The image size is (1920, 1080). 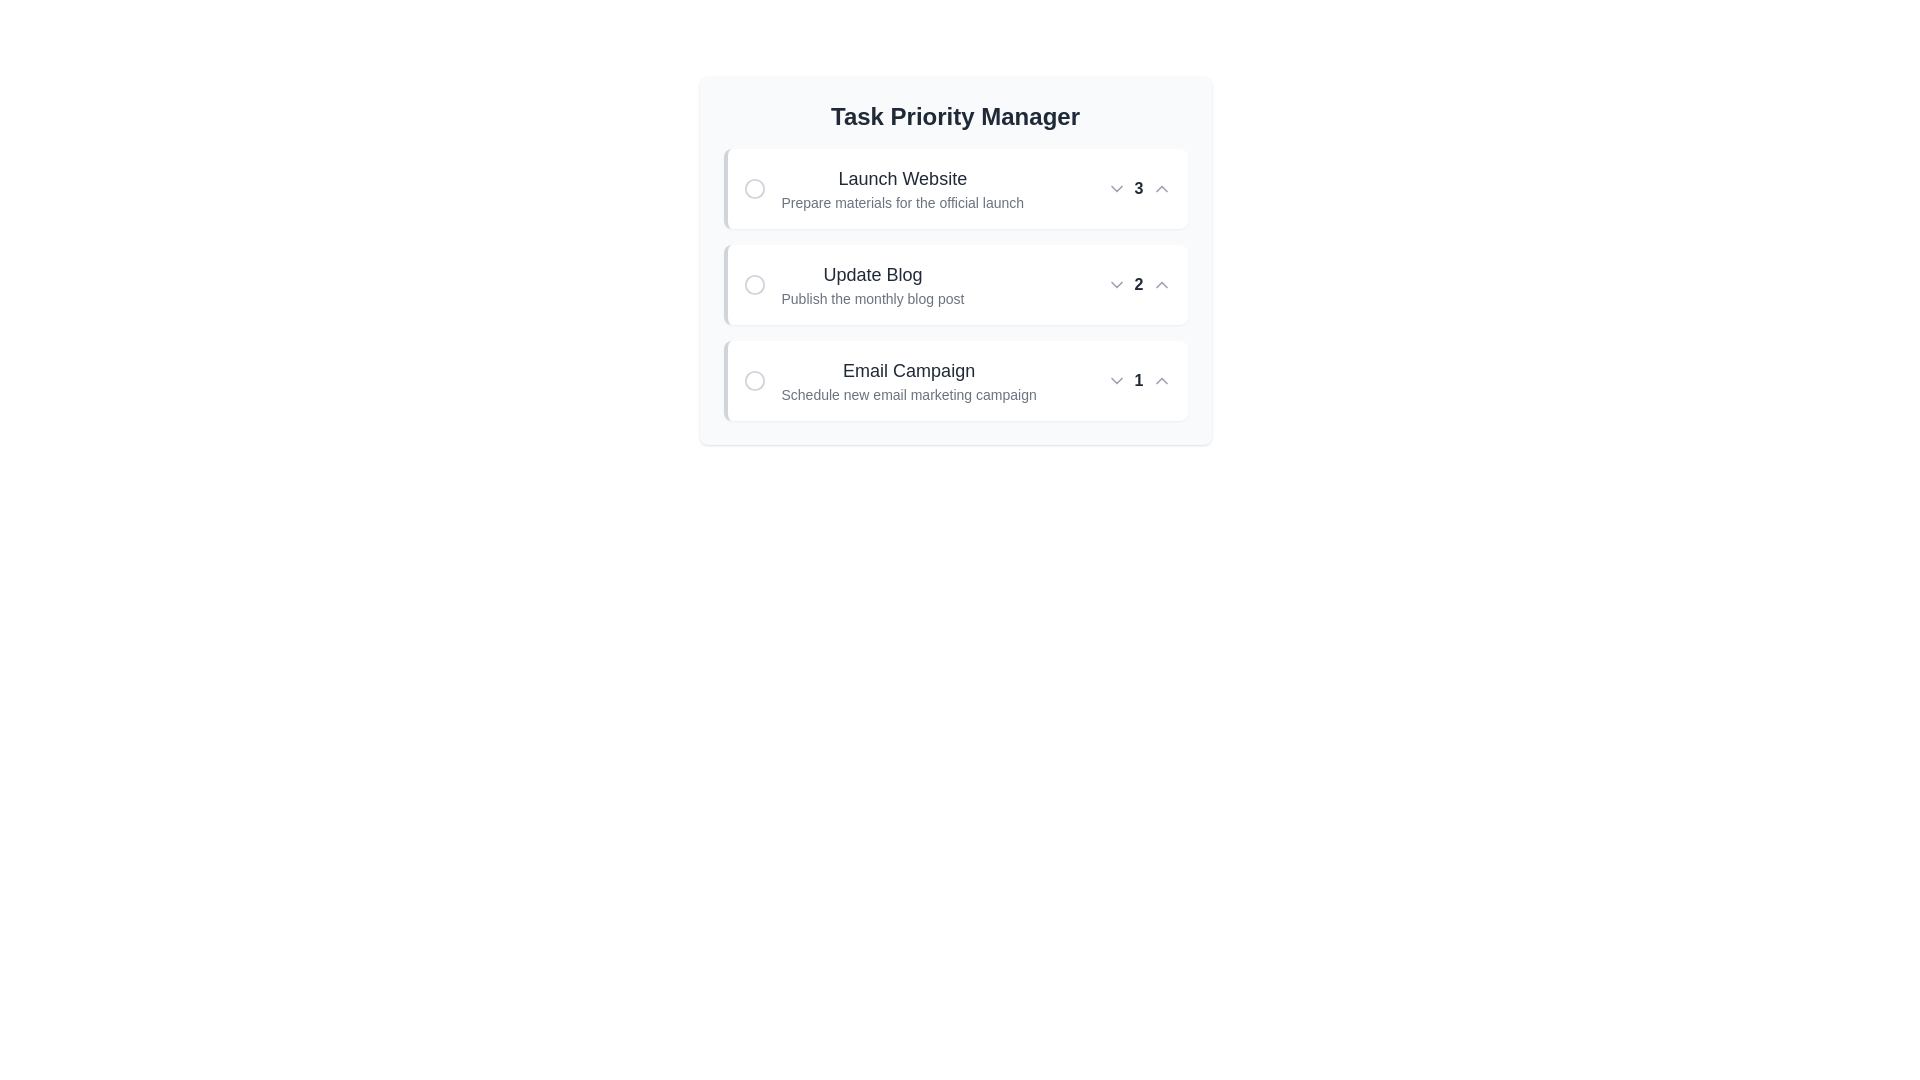 I want to click on supplementary text description located directly below the 'Email Campaign' label in the interface, so click(x=908, y=394).